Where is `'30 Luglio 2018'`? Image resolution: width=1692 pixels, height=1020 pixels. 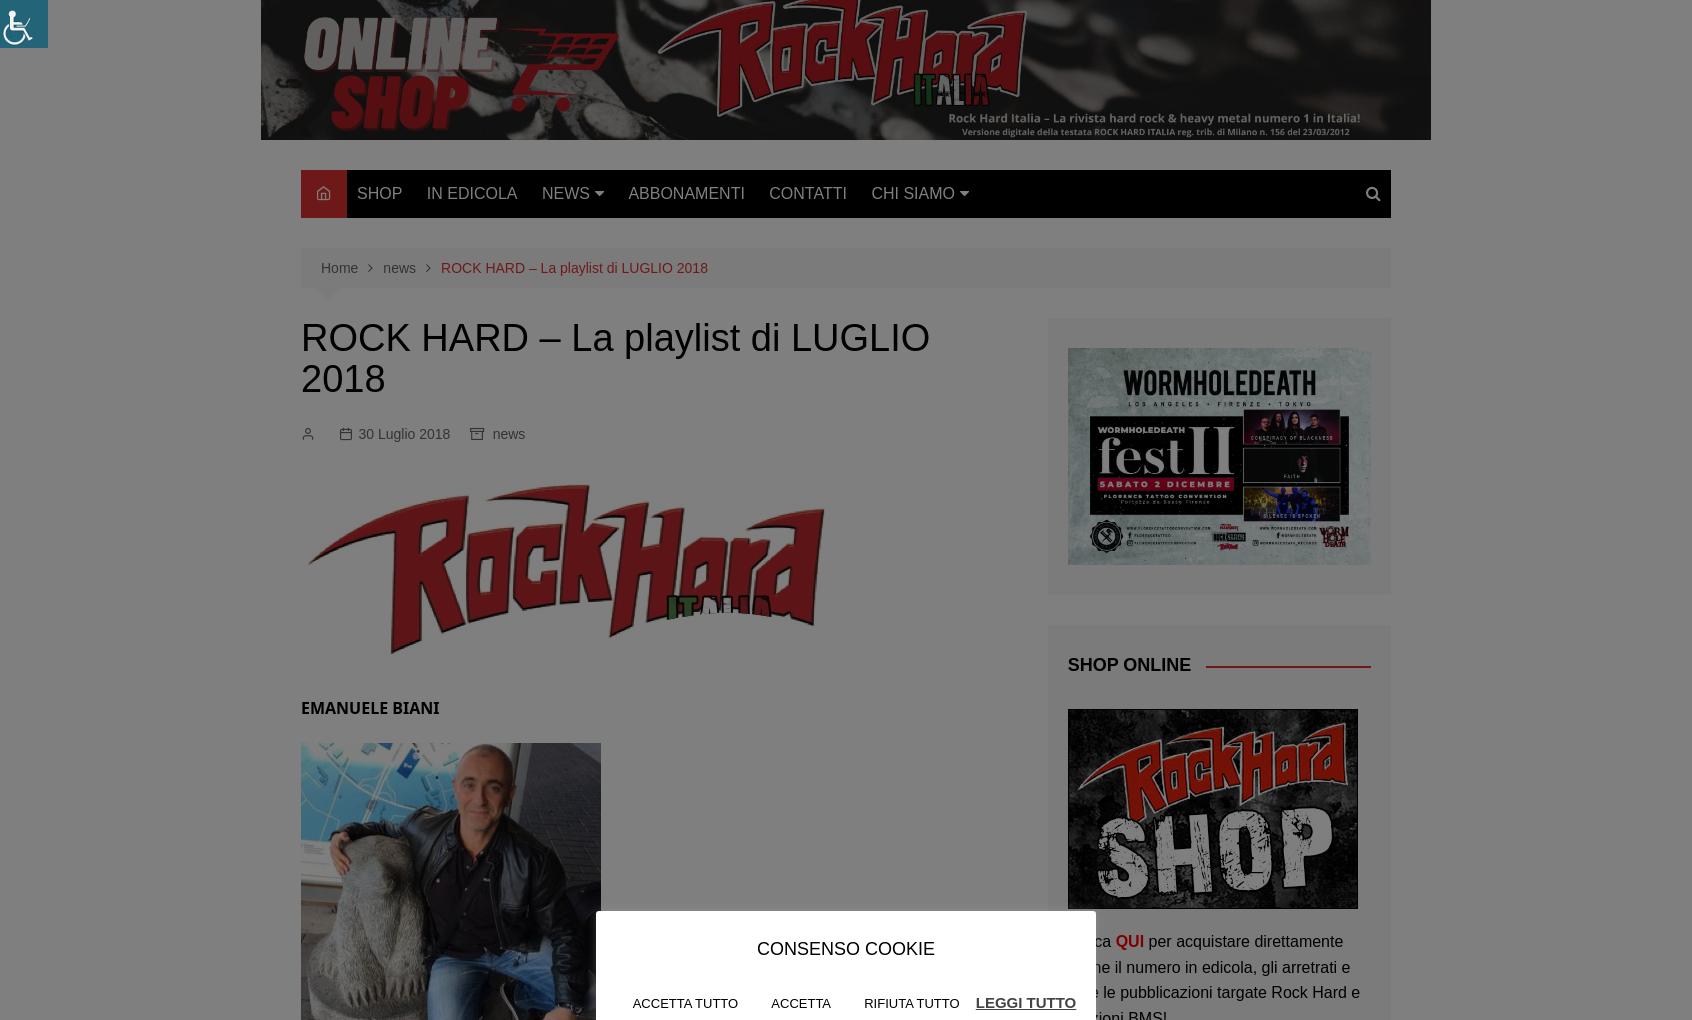
'30 Luglio 2018' is located at coordinates (358, 433).